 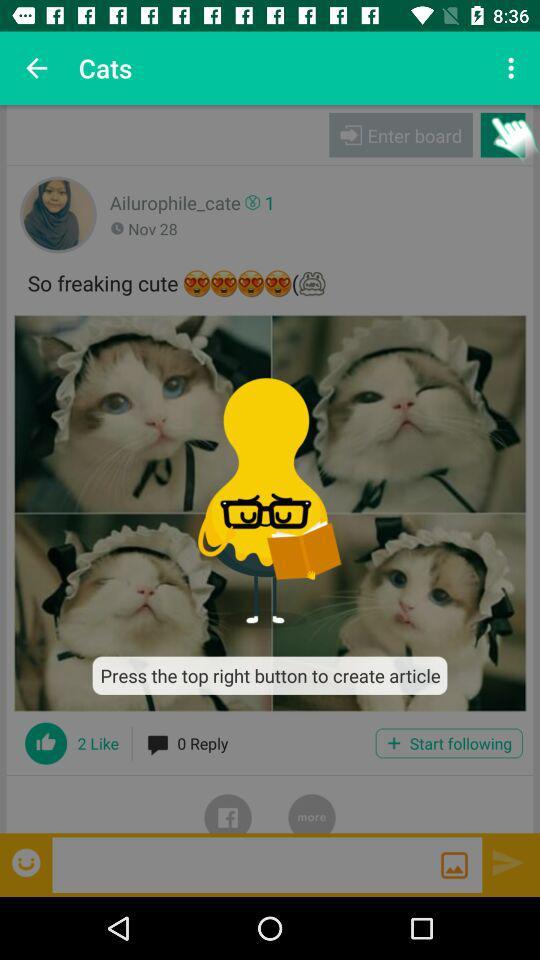 I want to click on show more posts, so click(x=312, y=804).